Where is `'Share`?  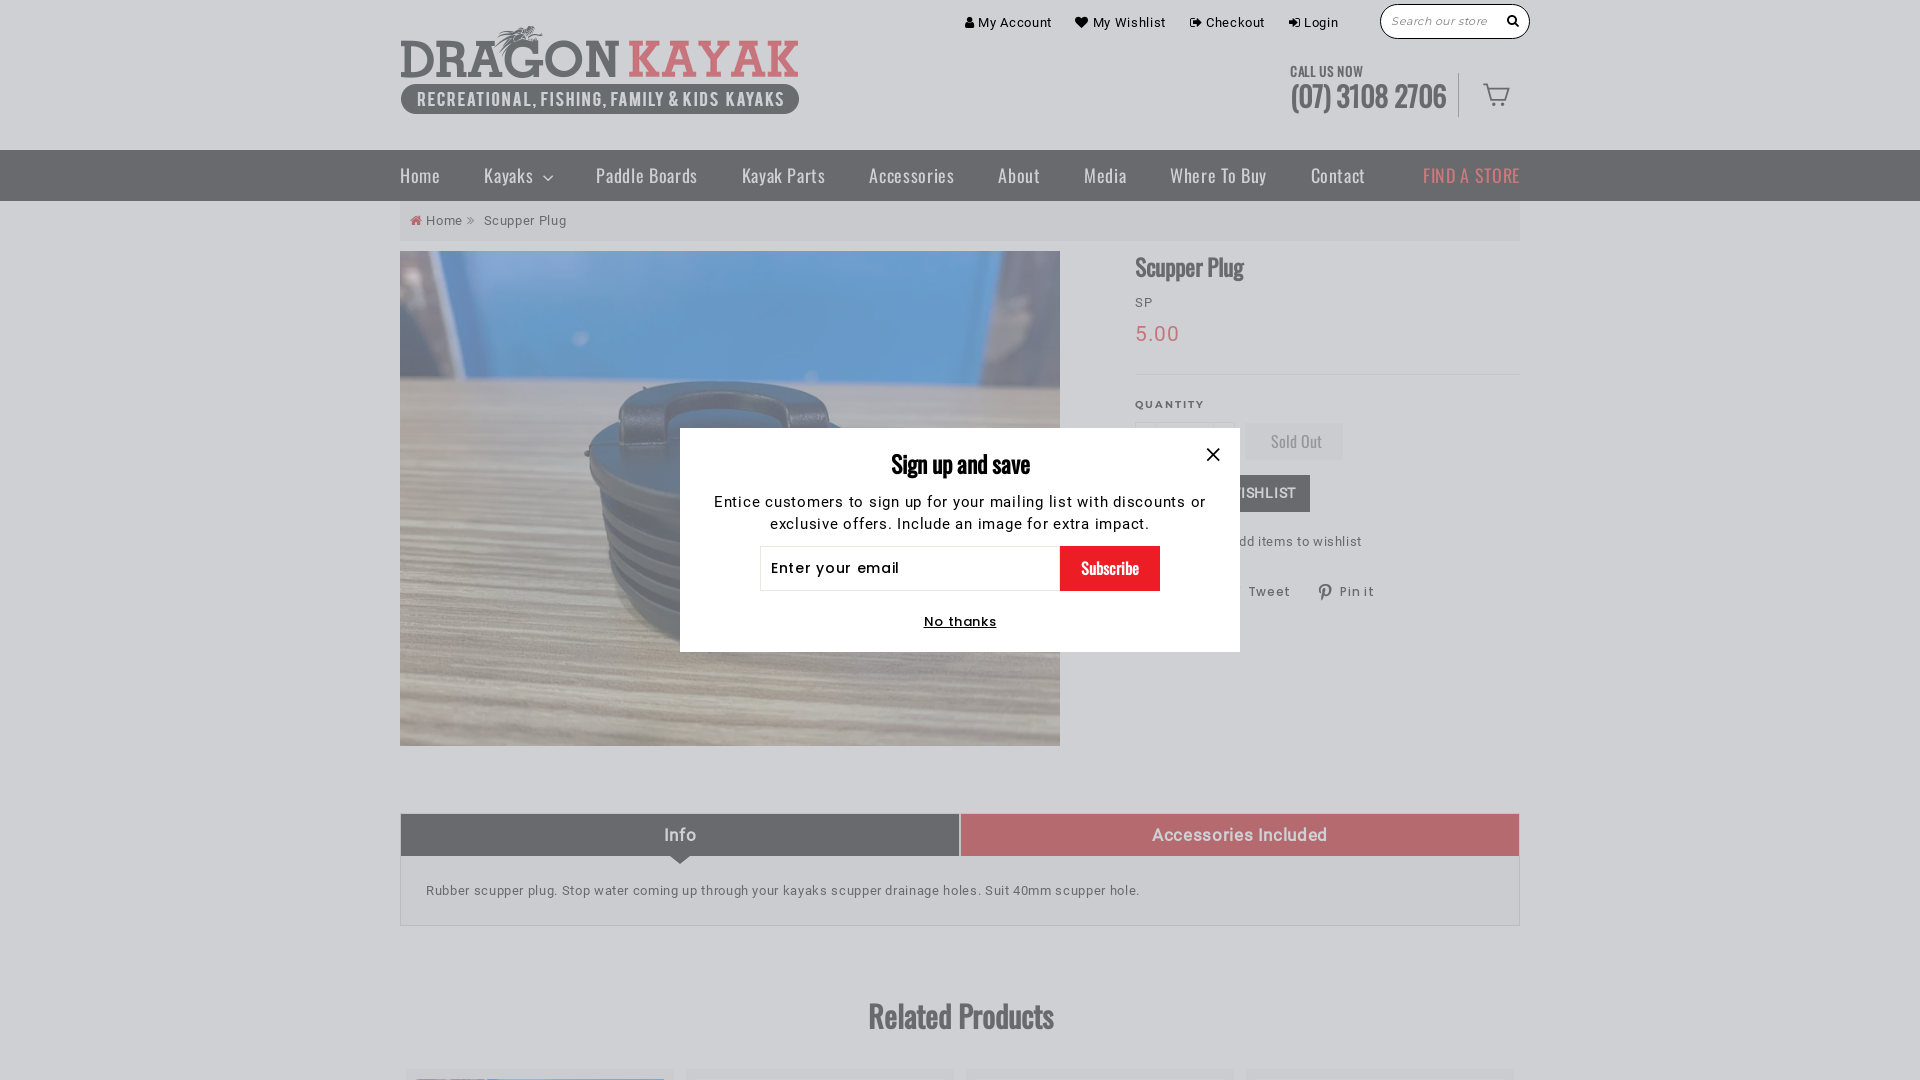
'Share is located at coordinates (1174, 589).